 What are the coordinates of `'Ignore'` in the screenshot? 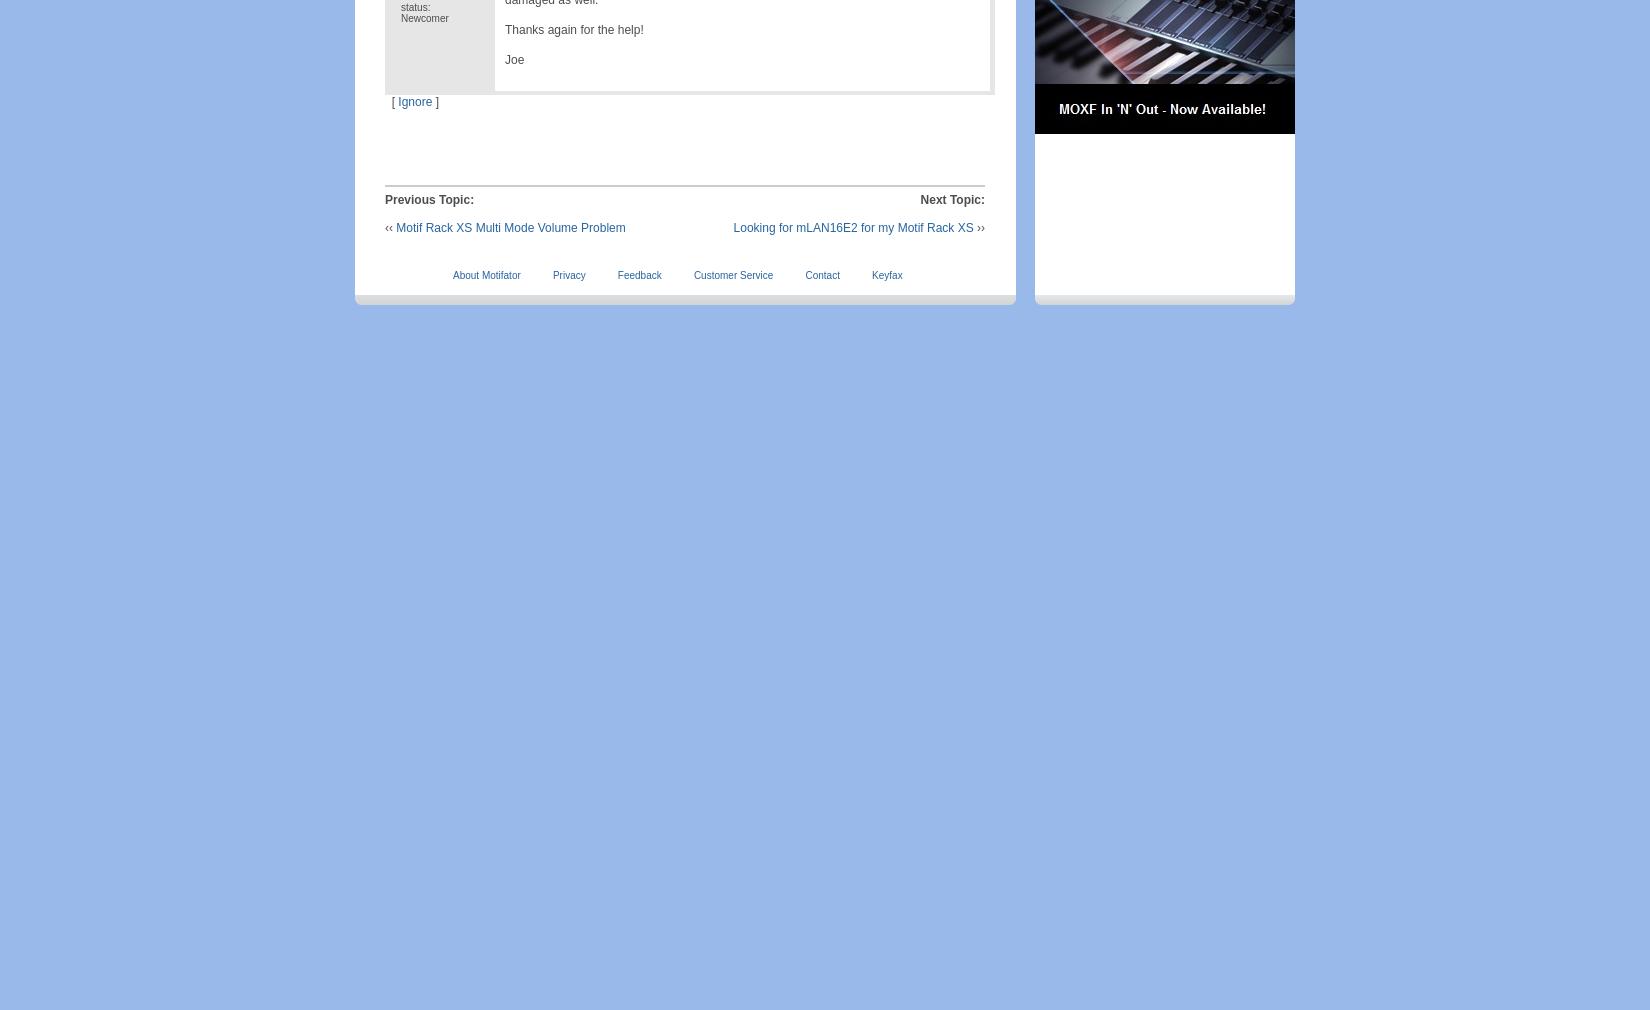 It's located at (413, 101).